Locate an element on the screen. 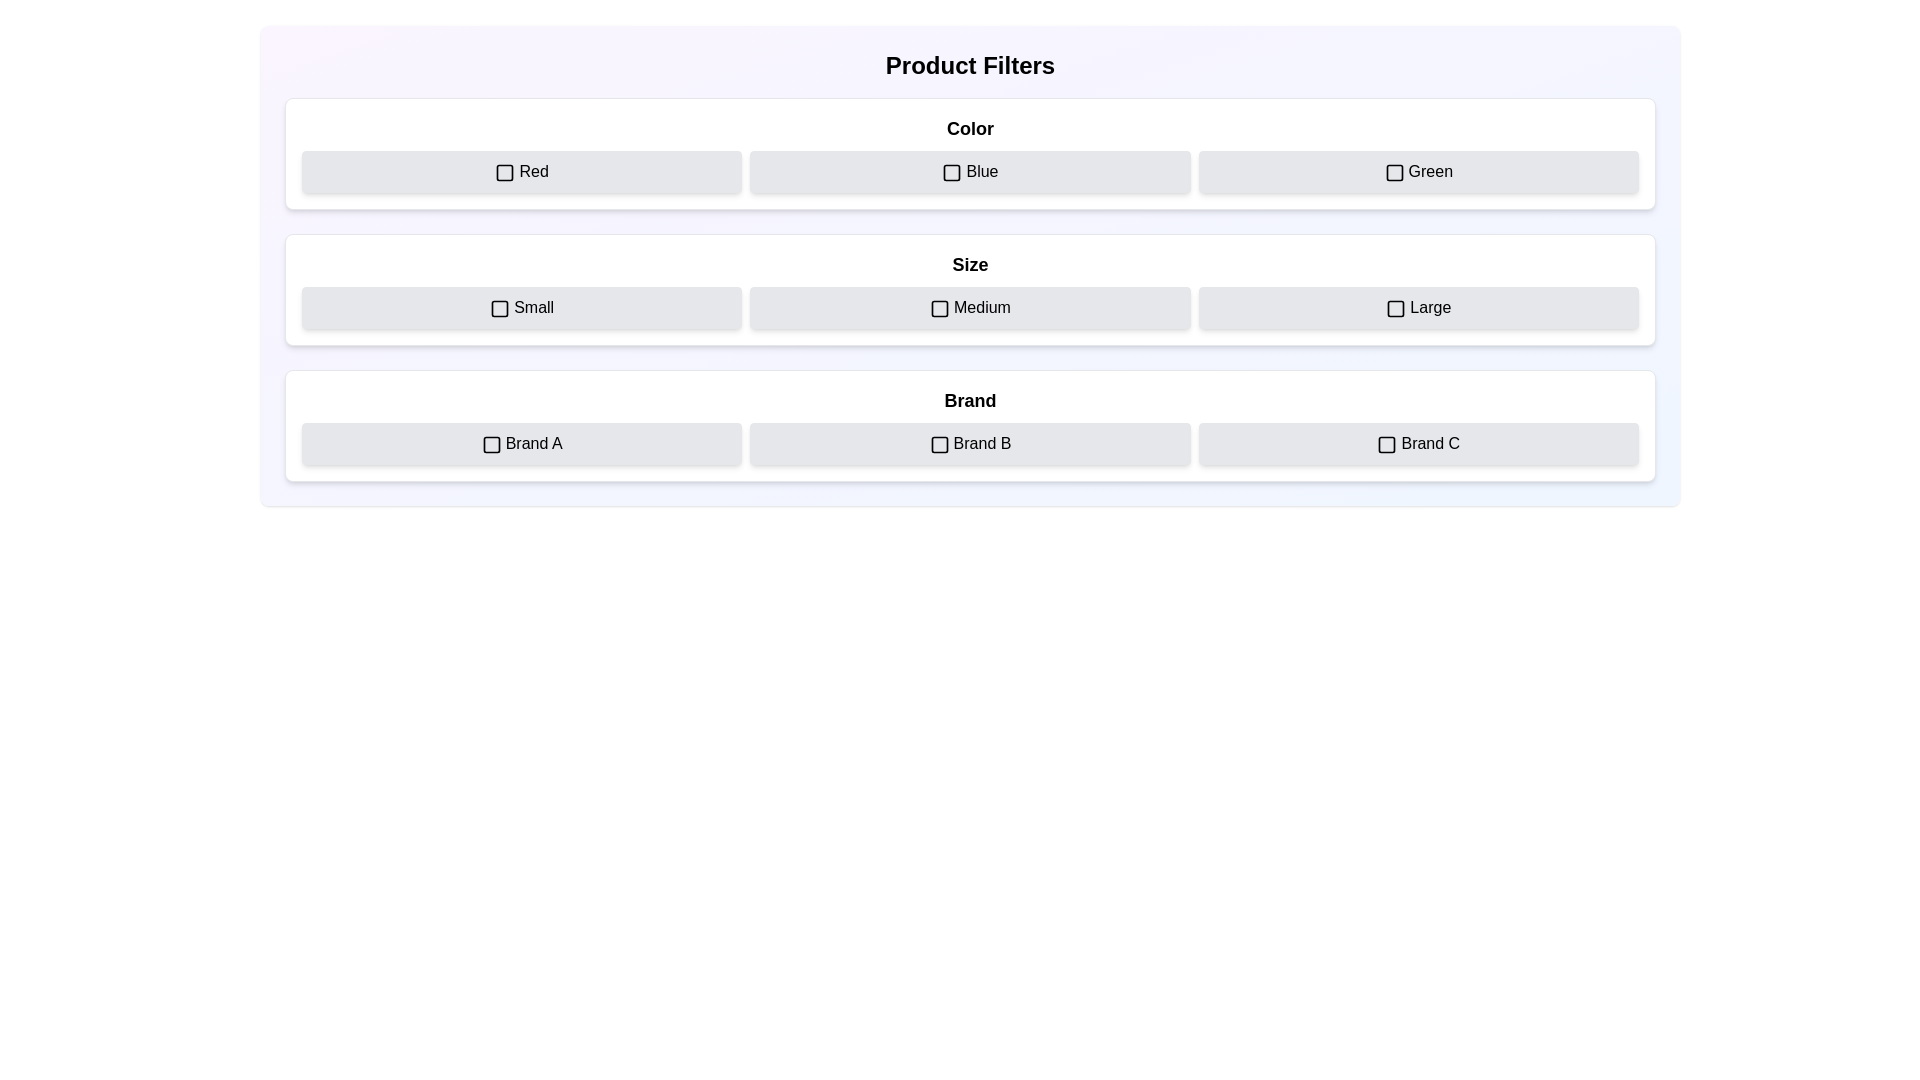 The width and height of the screenshot is (1920, 1080). the checkbox labeled 'Blue' in the filter list is located at coordinates (970, 171).